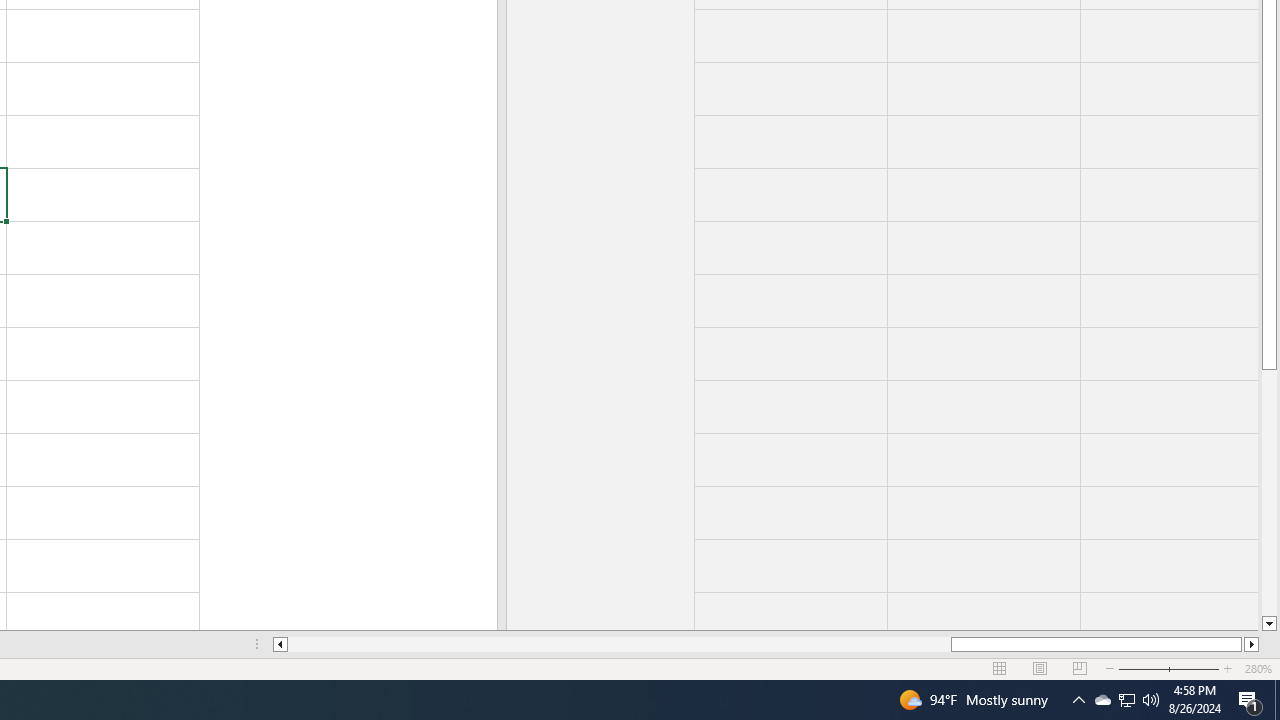 The height and width of the screenshot is (720, 1280). Describe the element at coordinates (1226, 669) in the screenshot. I see `'Zoom In'` at that location.